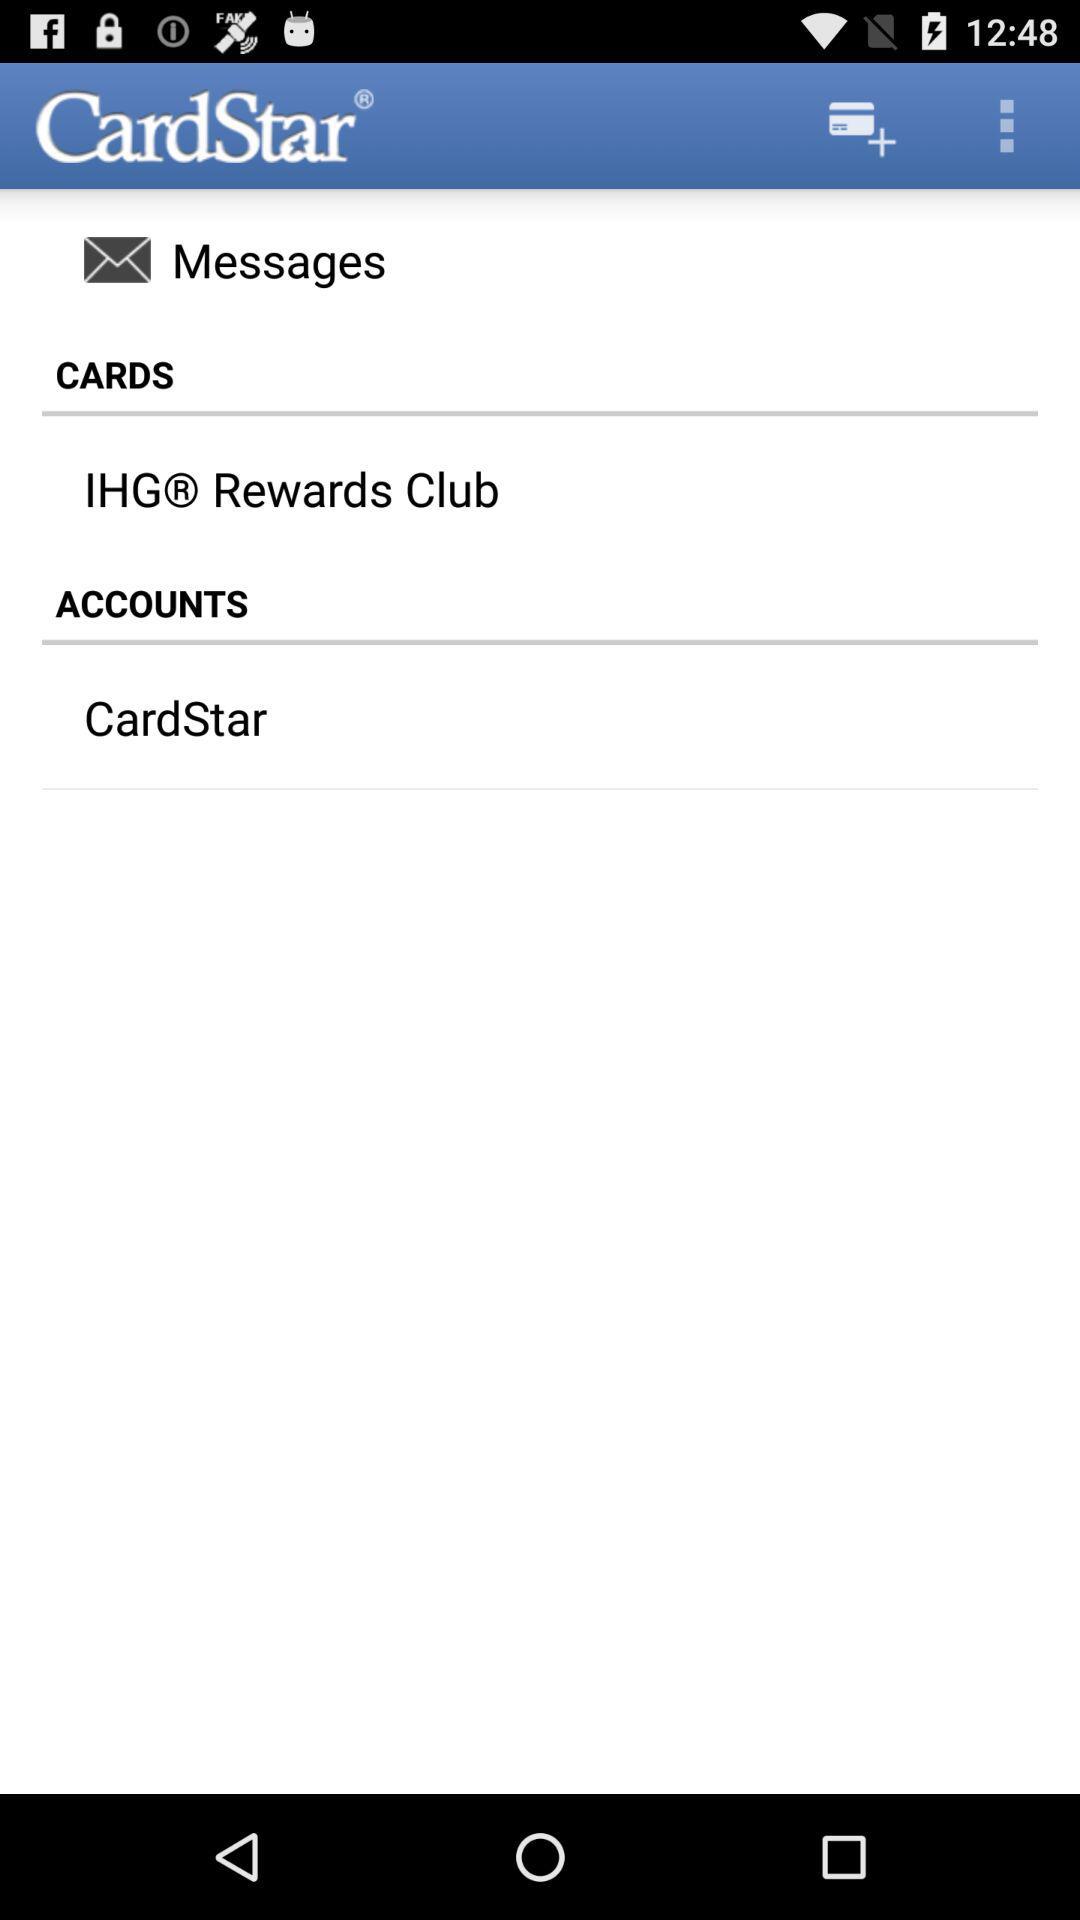 This screenshot has height=1920, width=1080. Describe the element at coordinates (560, 488) in the screenshot. I see `app below cards` at that location.